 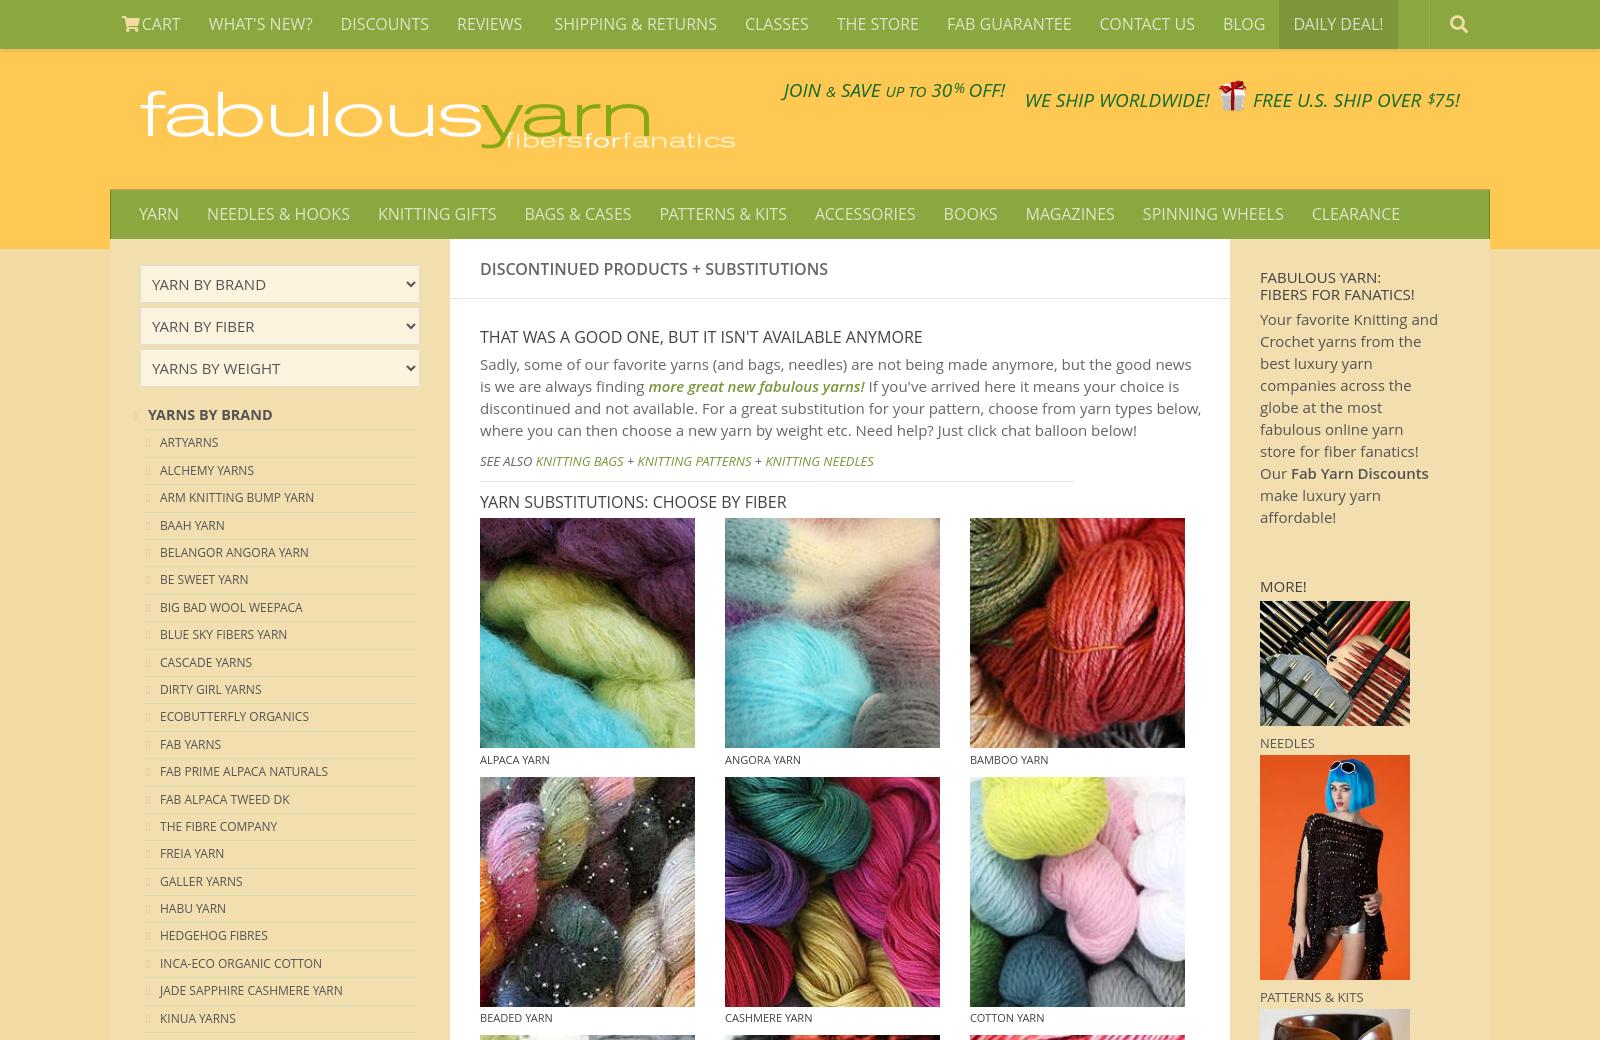 I want to click on 'MAGAZINES', so click(x=1069, y=214).